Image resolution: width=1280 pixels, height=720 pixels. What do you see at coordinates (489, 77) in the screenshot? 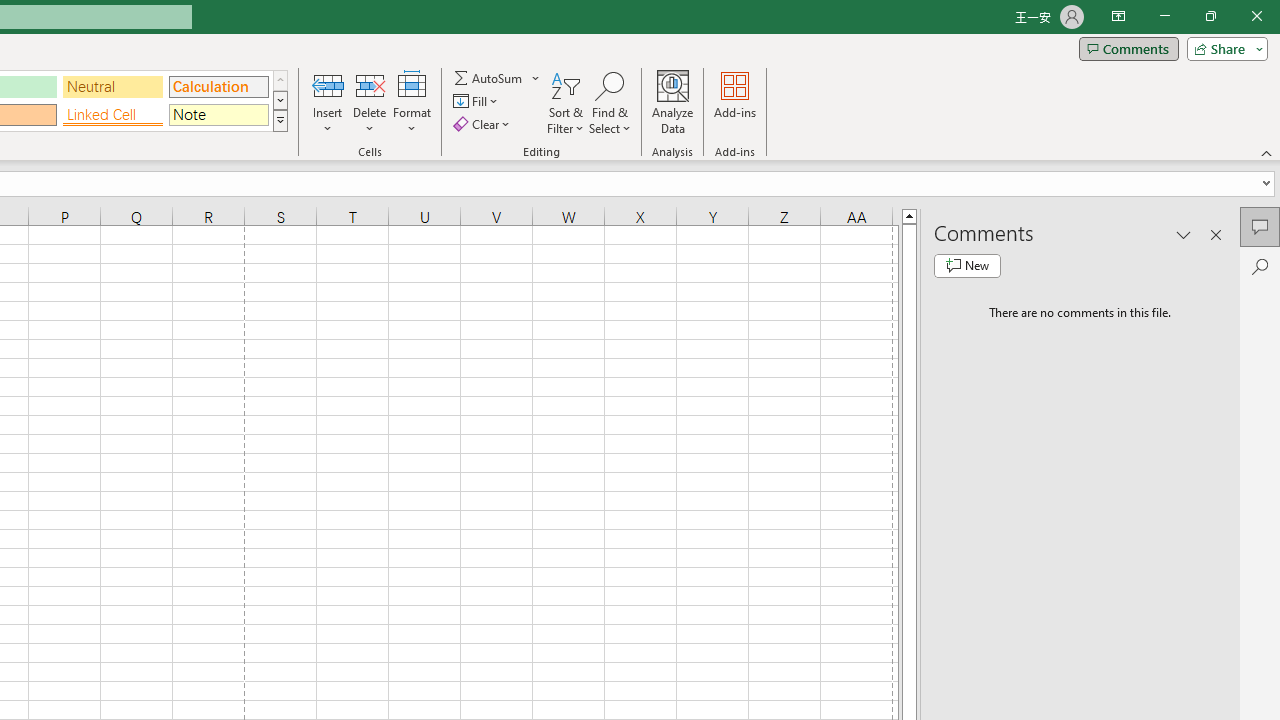
I see `'Sum'` at bounding box center [489, 77].